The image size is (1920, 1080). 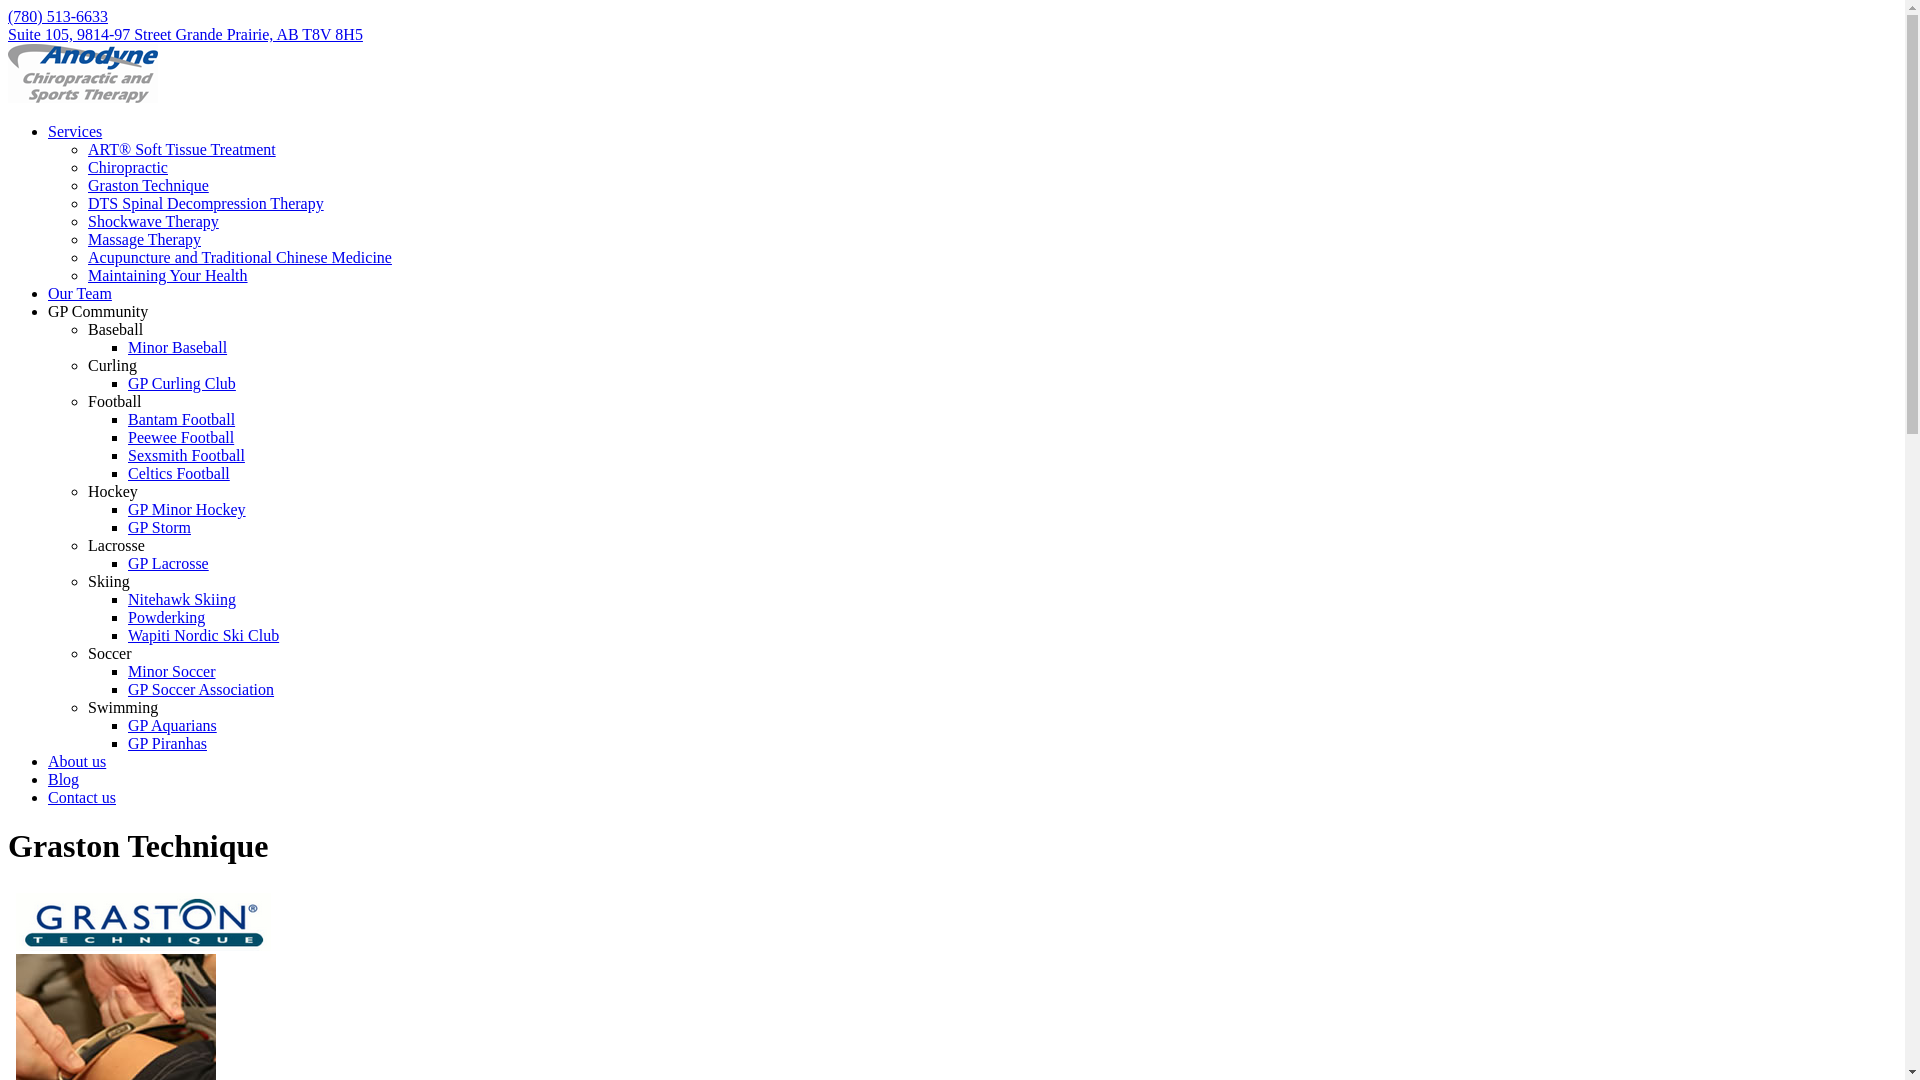 I want to click on 'Peewee Football', so click(x=181, y=436).